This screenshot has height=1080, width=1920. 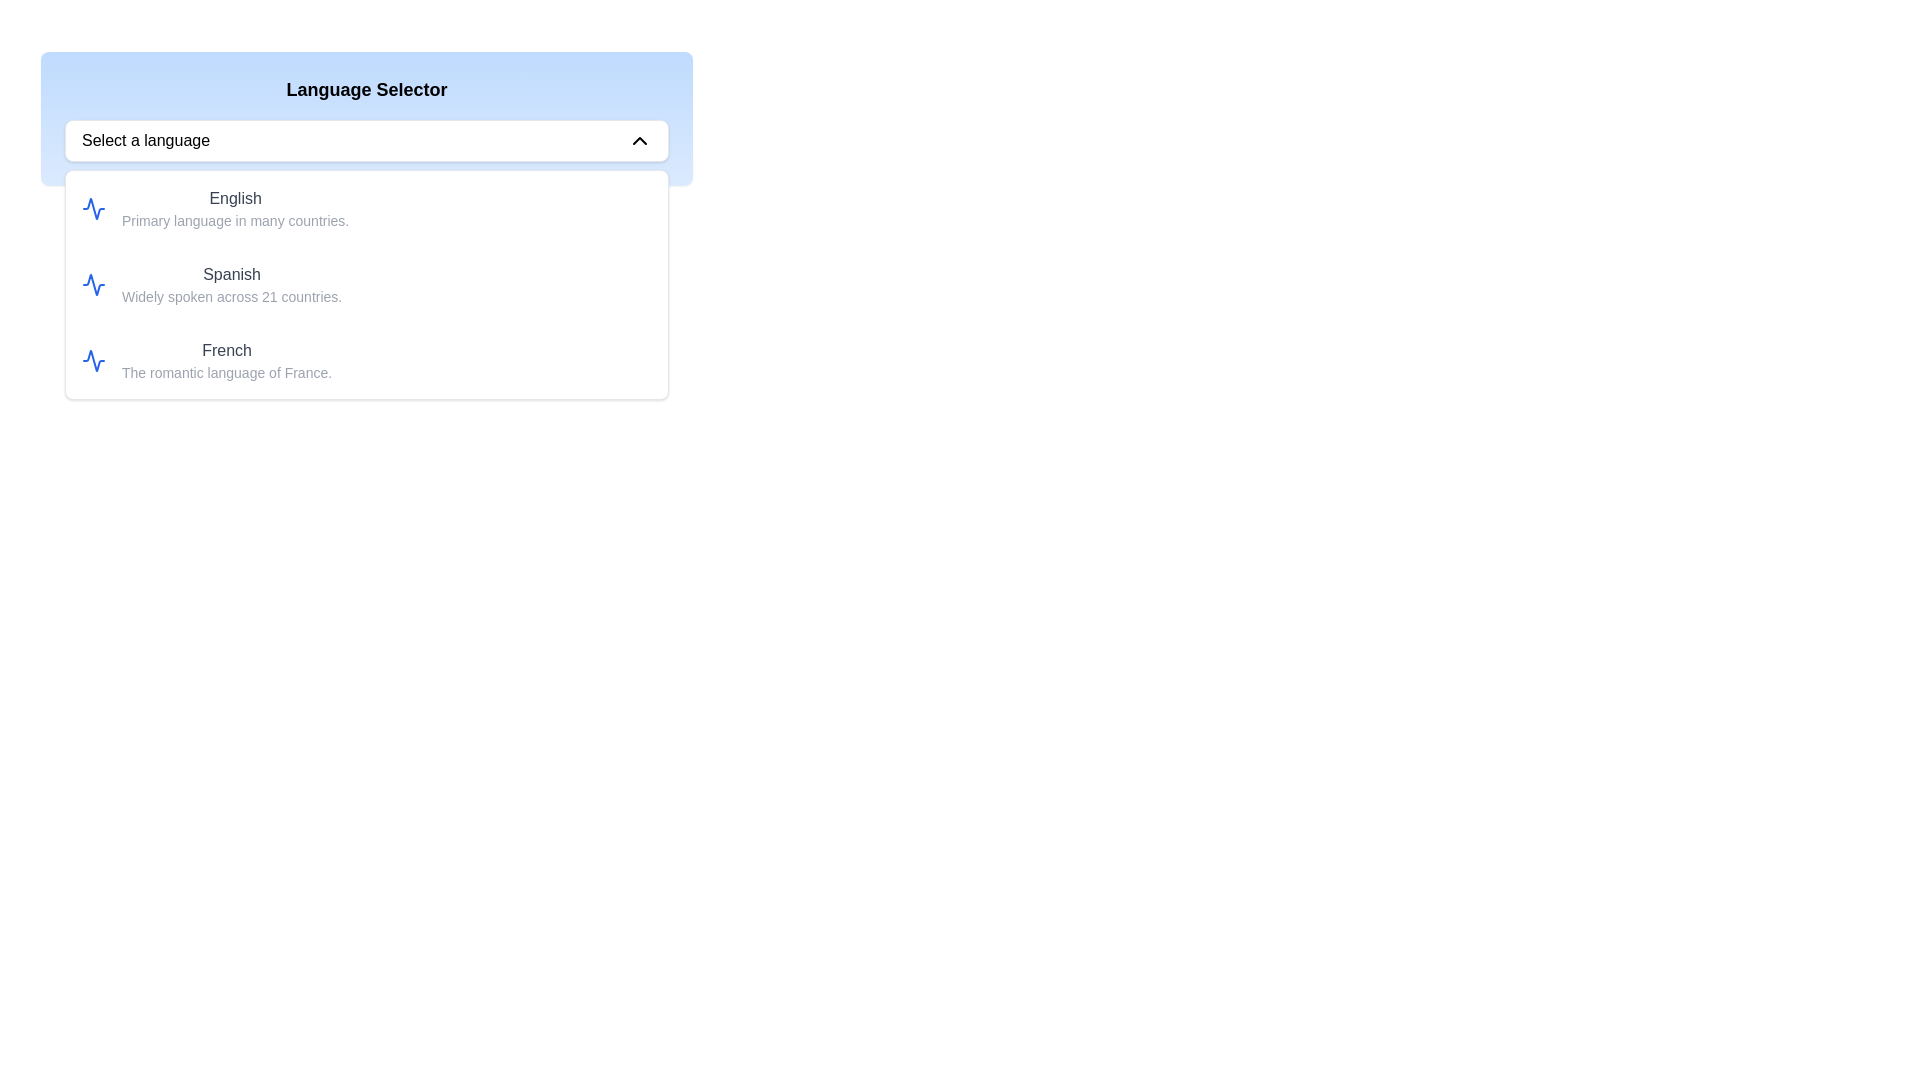 I want to click on the selectable list item for the Spanish language in the 'Language Selector' dropdown menu, so click(x=232, y=285).